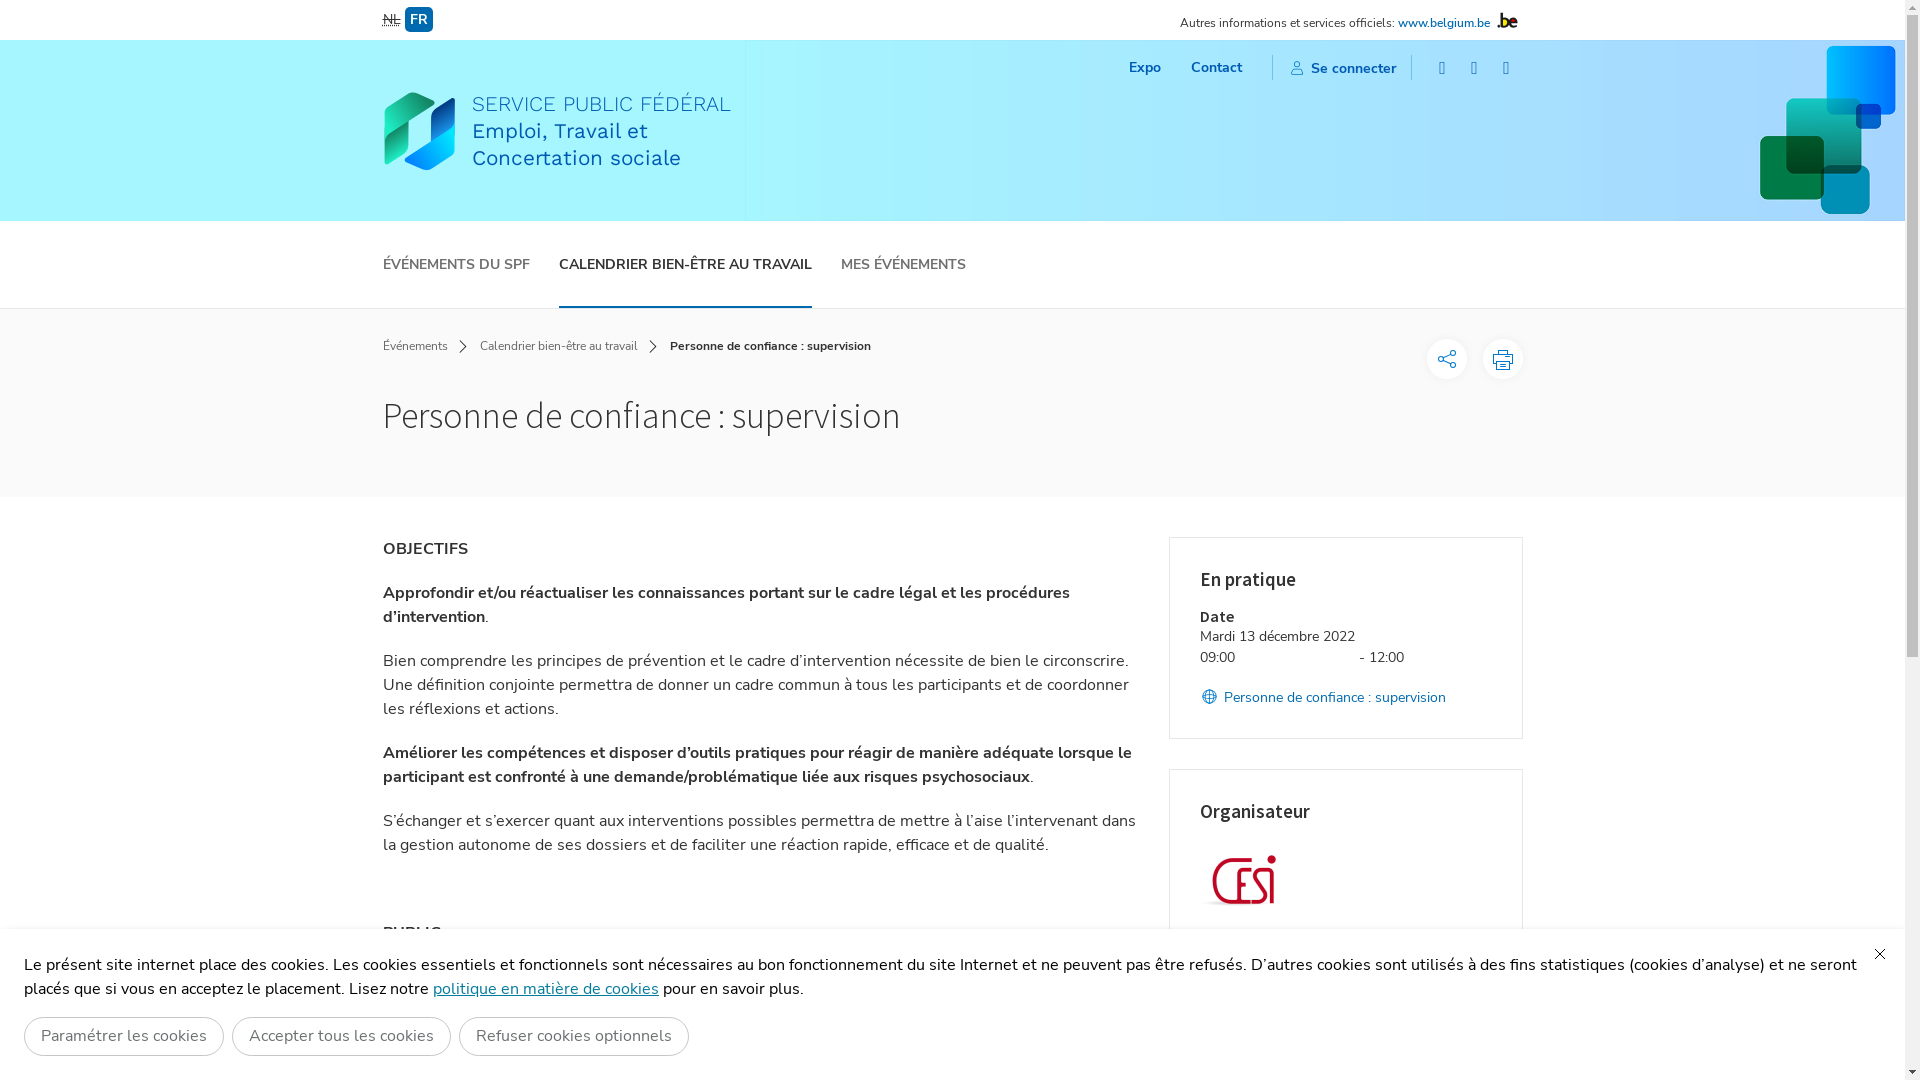  I want to click on 'www.belgium.be', so click(1444, 23).